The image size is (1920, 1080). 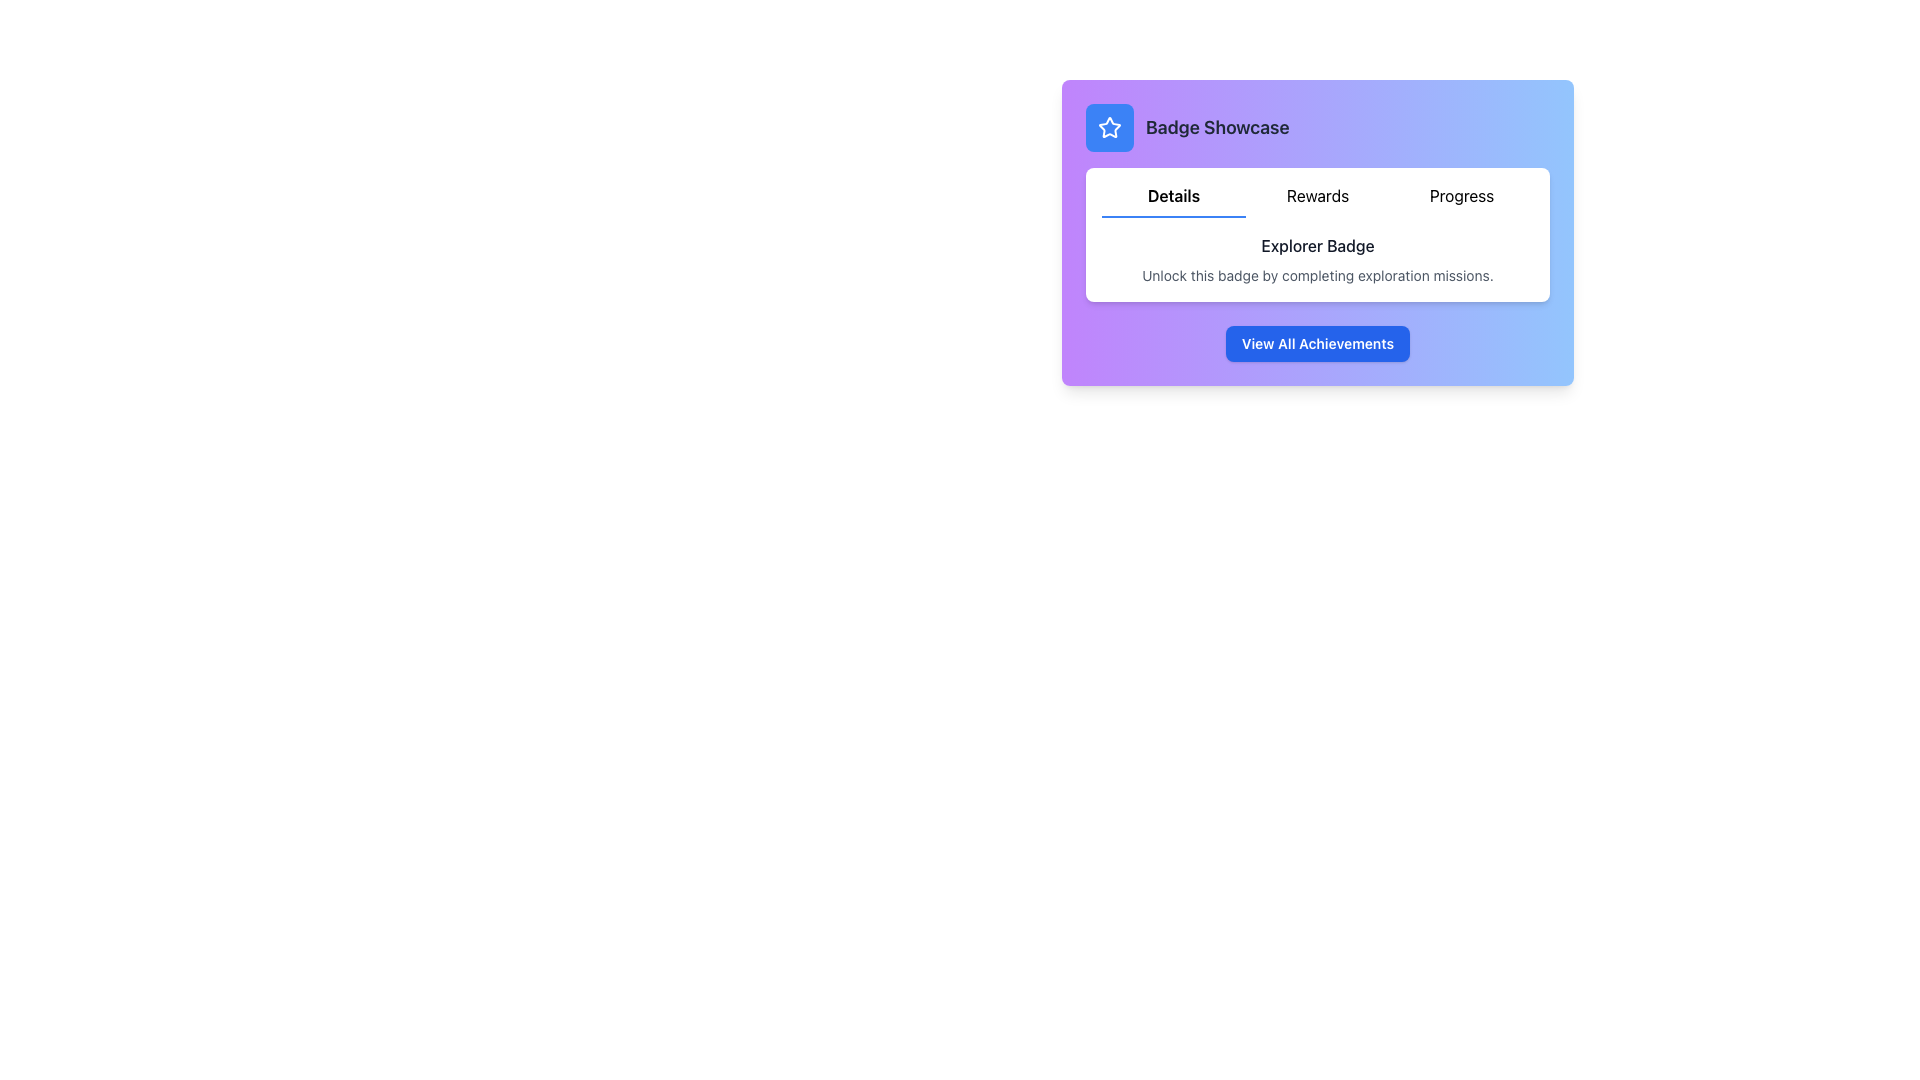 I want to click on the 'Explorer Badge' static text element, which serves as the title for the badge description in the UI, so click(x=1318, y=245).